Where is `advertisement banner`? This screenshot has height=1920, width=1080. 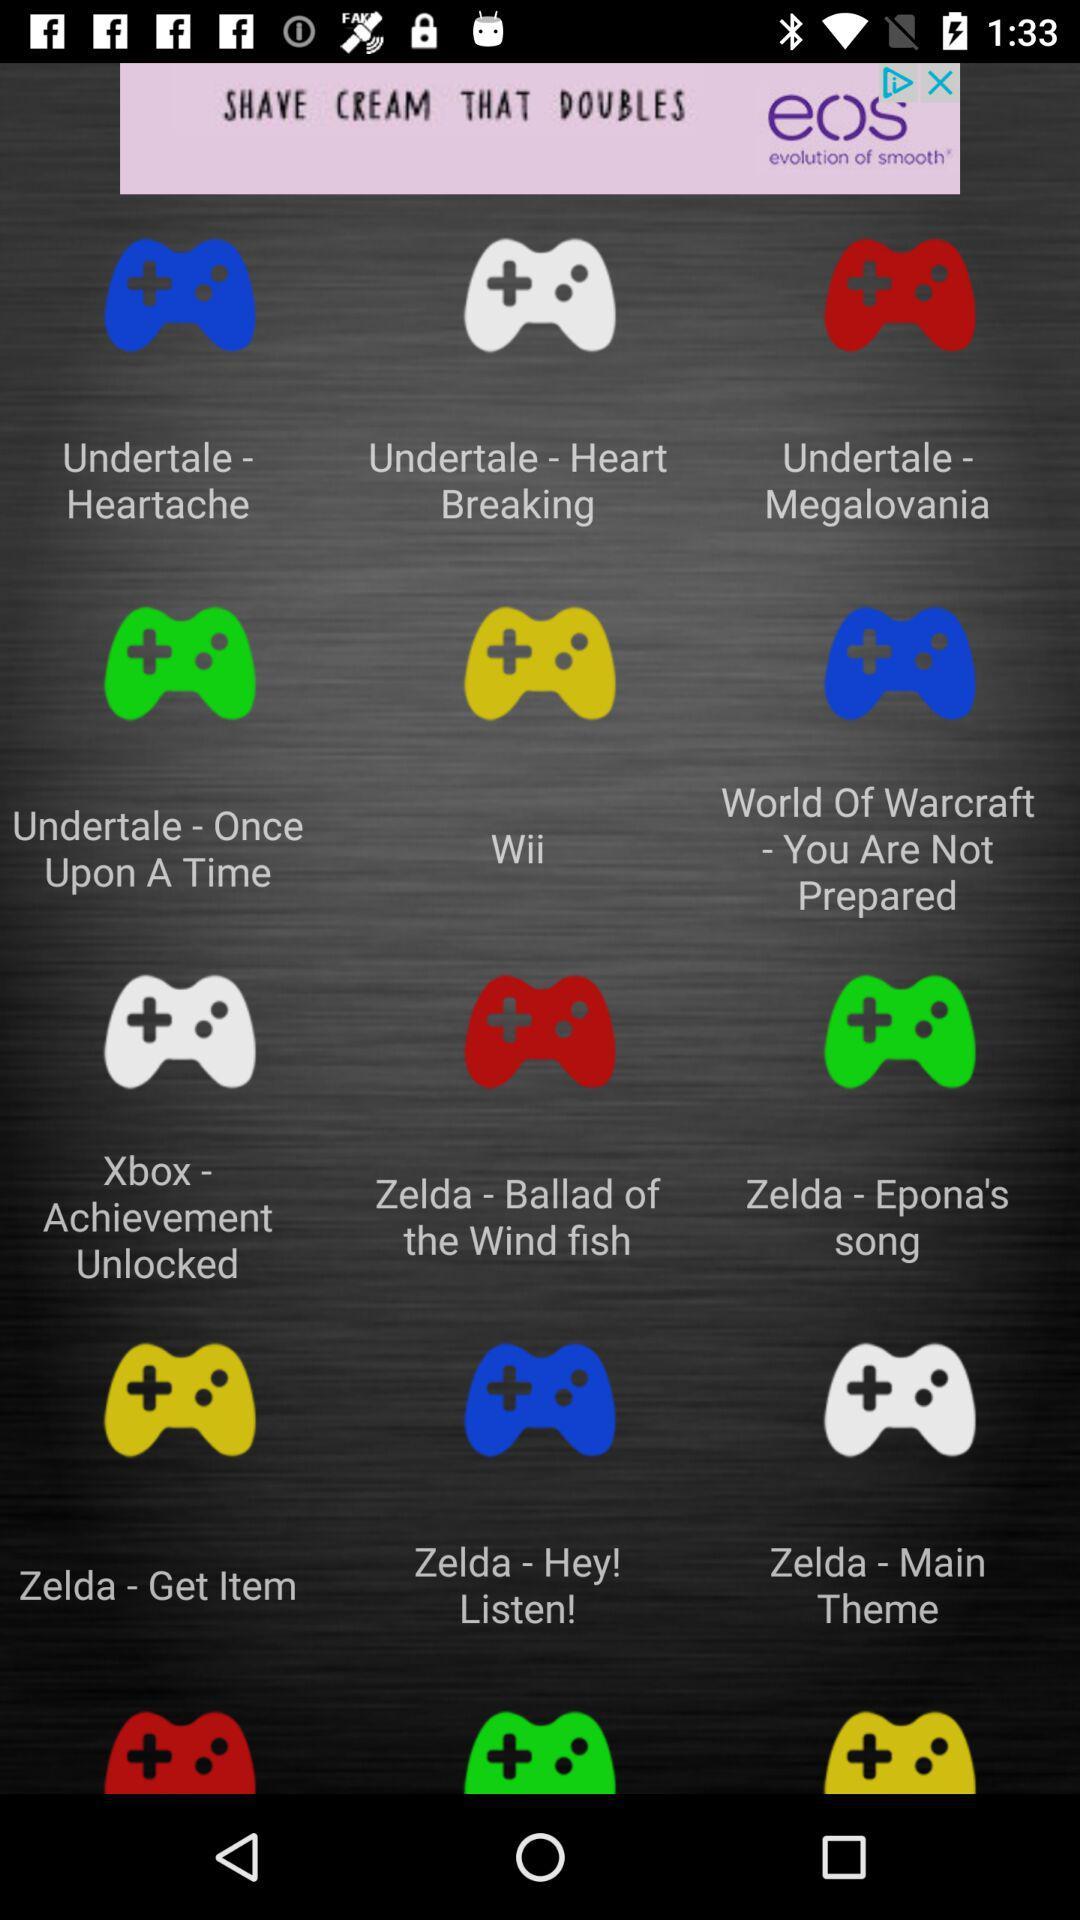
advertisement banner is located at coordinates (540, 127).